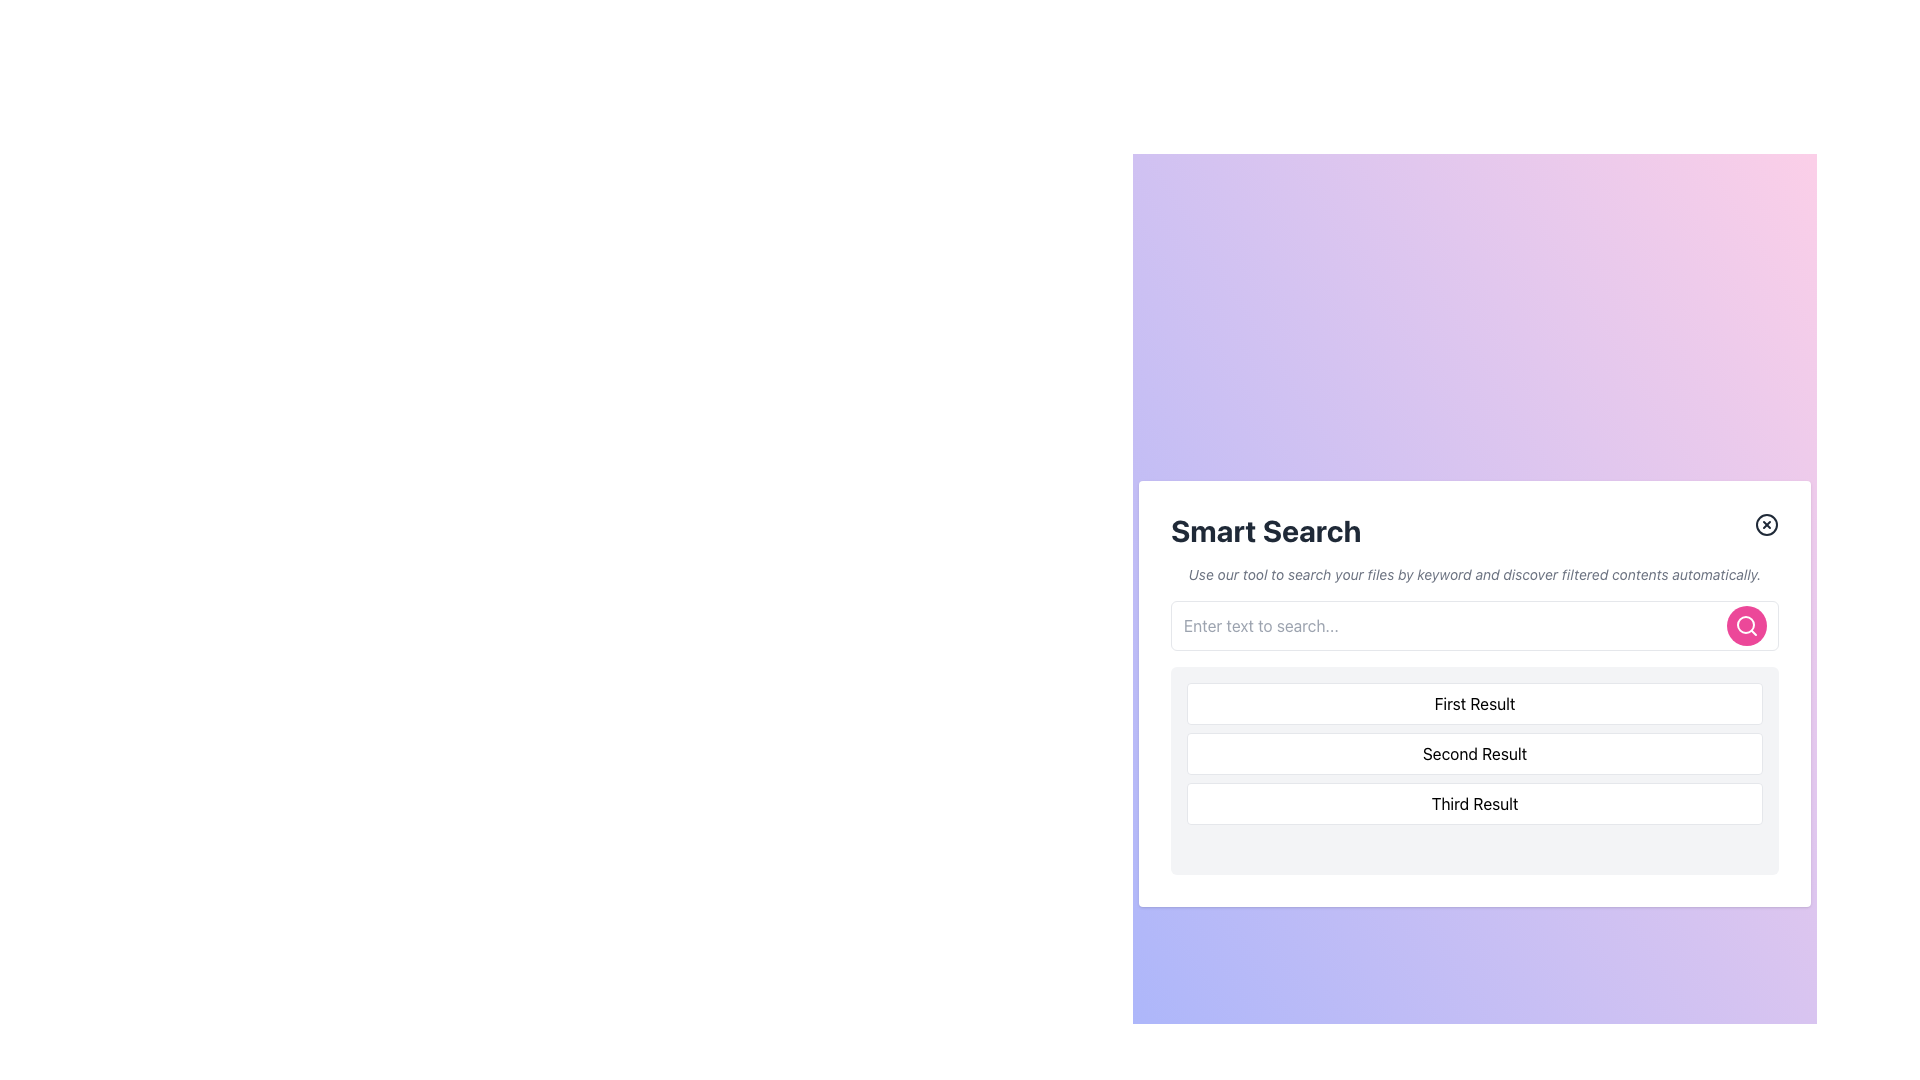 This screenshot has height=1080, width=1920. What do you see at coordinates (1474, 753) in the screenshot?
I see `the textual entry box that contains the centered black text 'Second Result'` at bounding box center [1474, 753].